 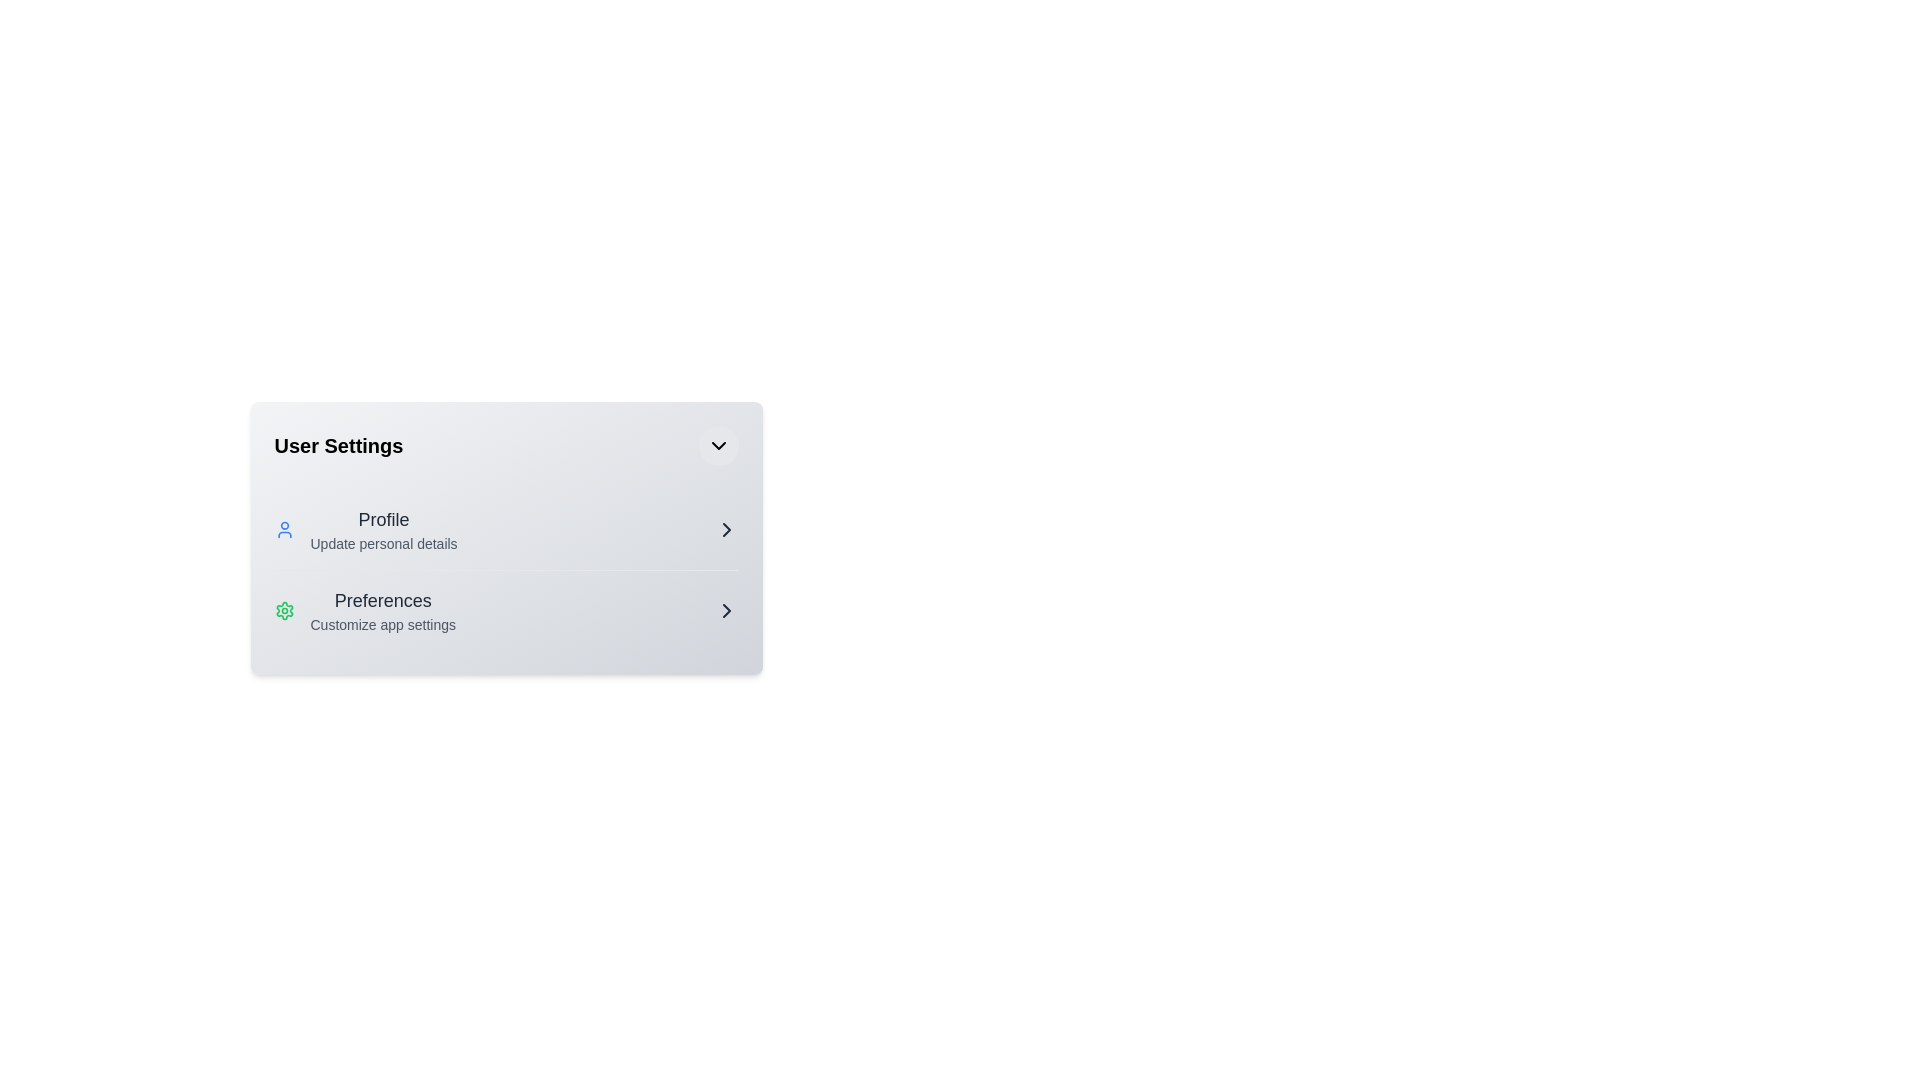 What do you see at coordinates (506, 609) in the screenshot?
I see `the second Clickable List Item labeled 'Preferences' in the 'User Settings' section` at bounding box center [506, 609].